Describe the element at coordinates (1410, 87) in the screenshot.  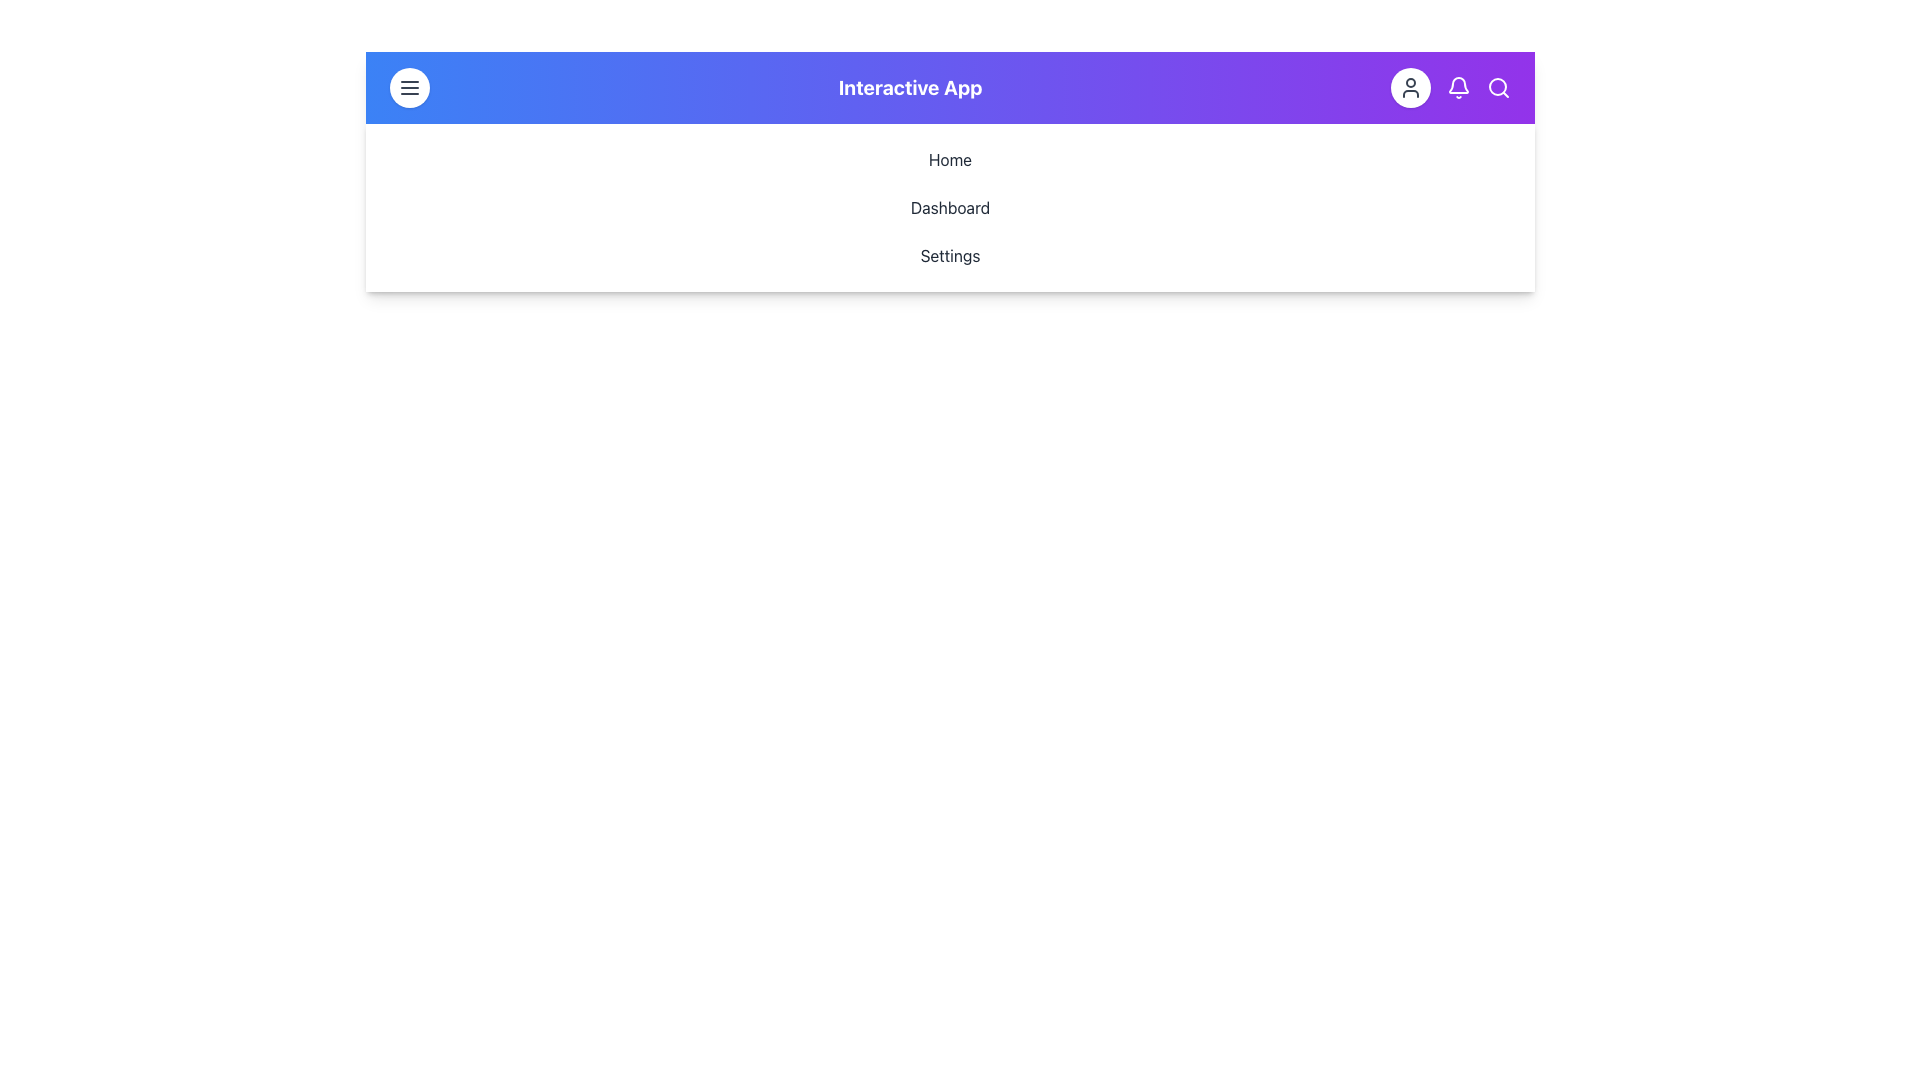
I see `the user profile button located in the top-right corner of the header bar` at that location.